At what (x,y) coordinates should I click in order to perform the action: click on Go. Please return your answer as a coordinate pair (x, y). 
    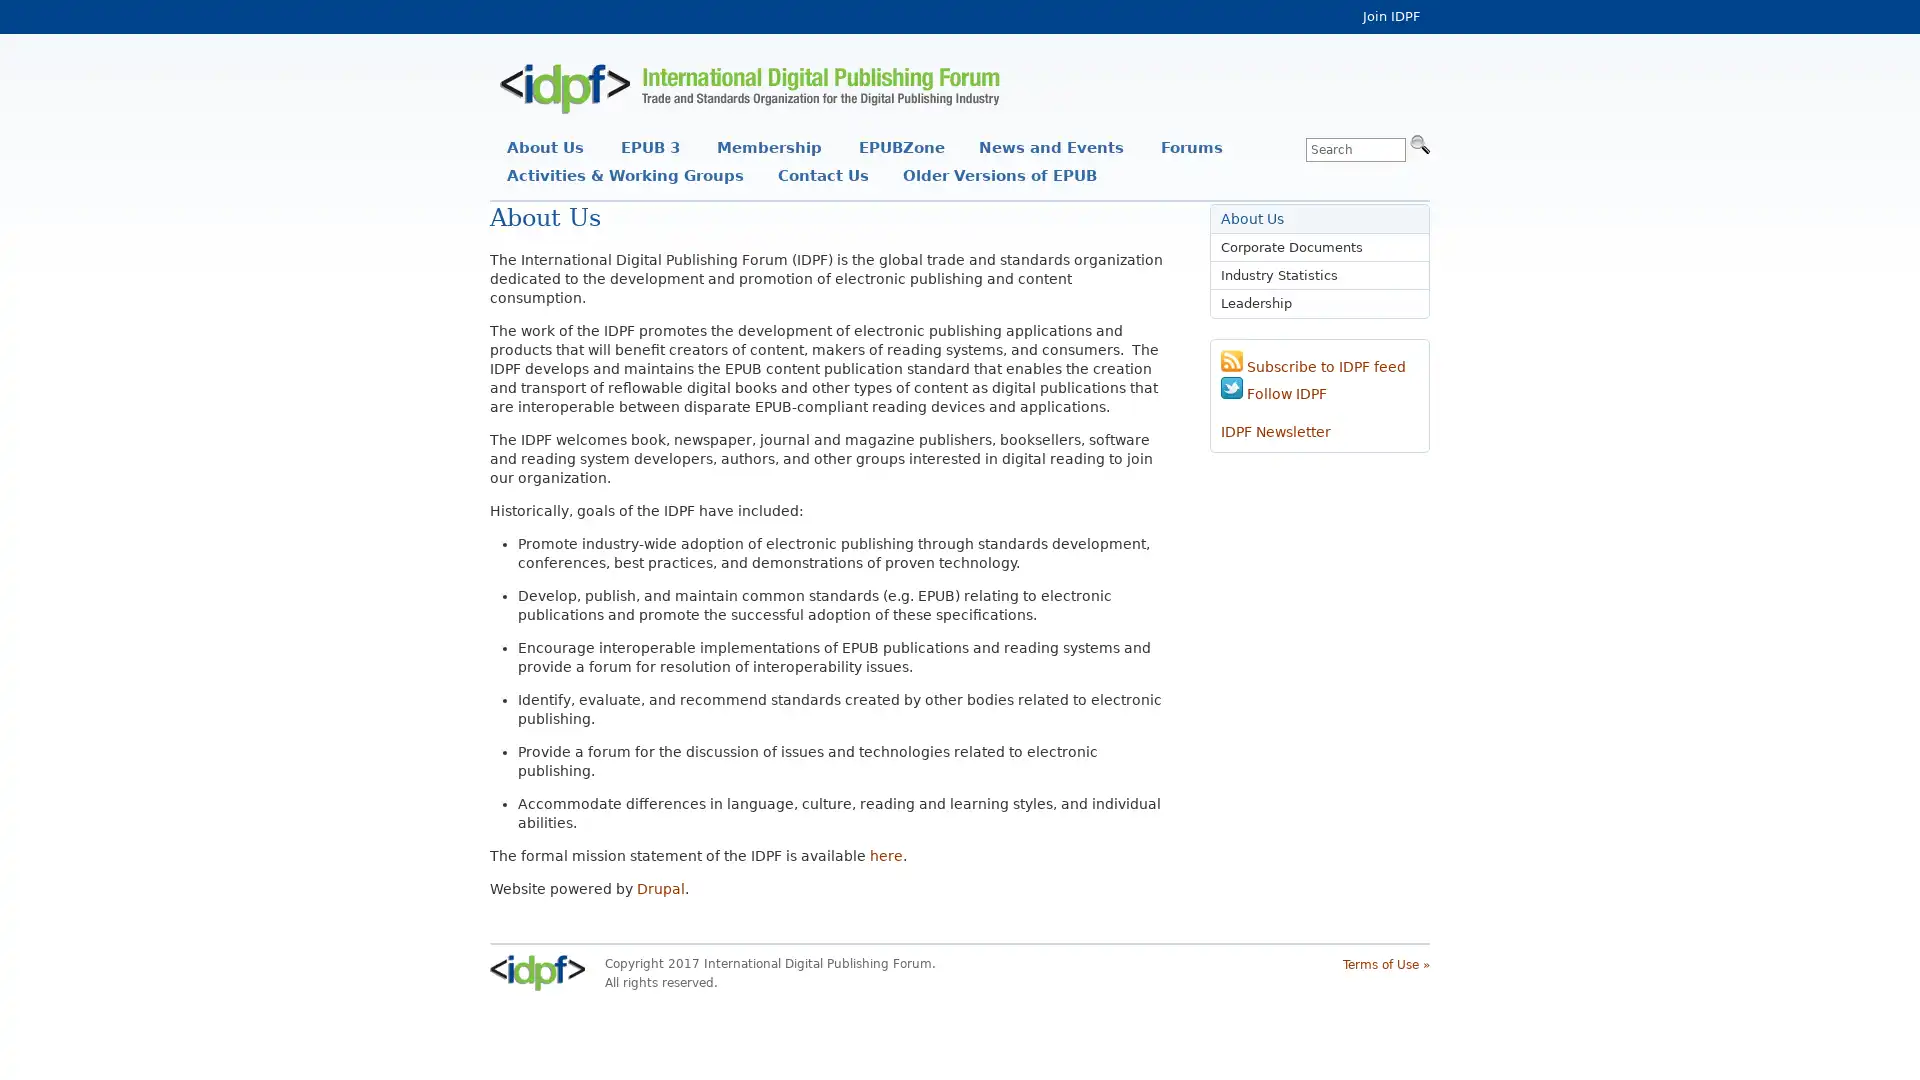
    Looking at the image, I should click on (1419, 142).